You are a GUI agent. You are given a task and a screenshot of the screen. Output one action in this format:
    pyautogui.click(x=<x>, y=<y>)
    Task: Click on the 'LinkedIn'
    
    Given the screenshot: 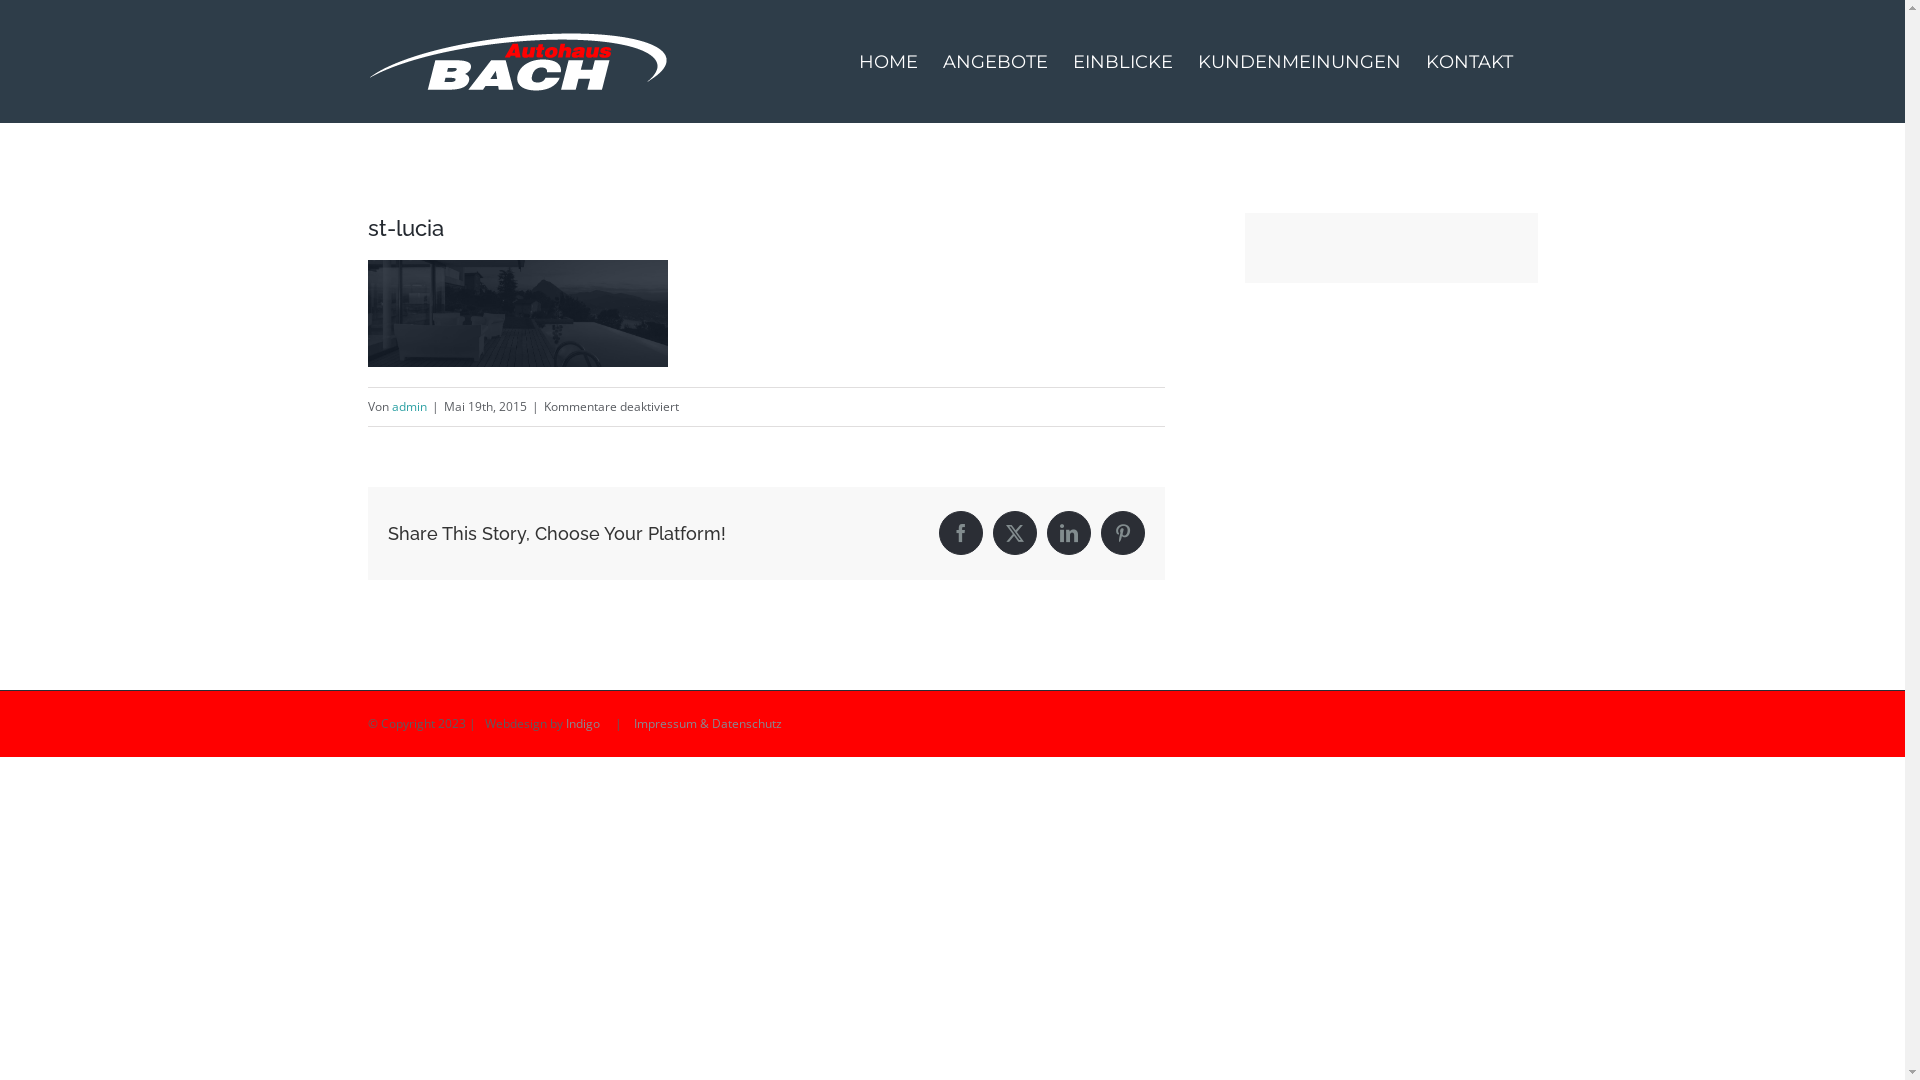 What is the action you would take?
    pyautogui.click(x=1068, y=531)
    